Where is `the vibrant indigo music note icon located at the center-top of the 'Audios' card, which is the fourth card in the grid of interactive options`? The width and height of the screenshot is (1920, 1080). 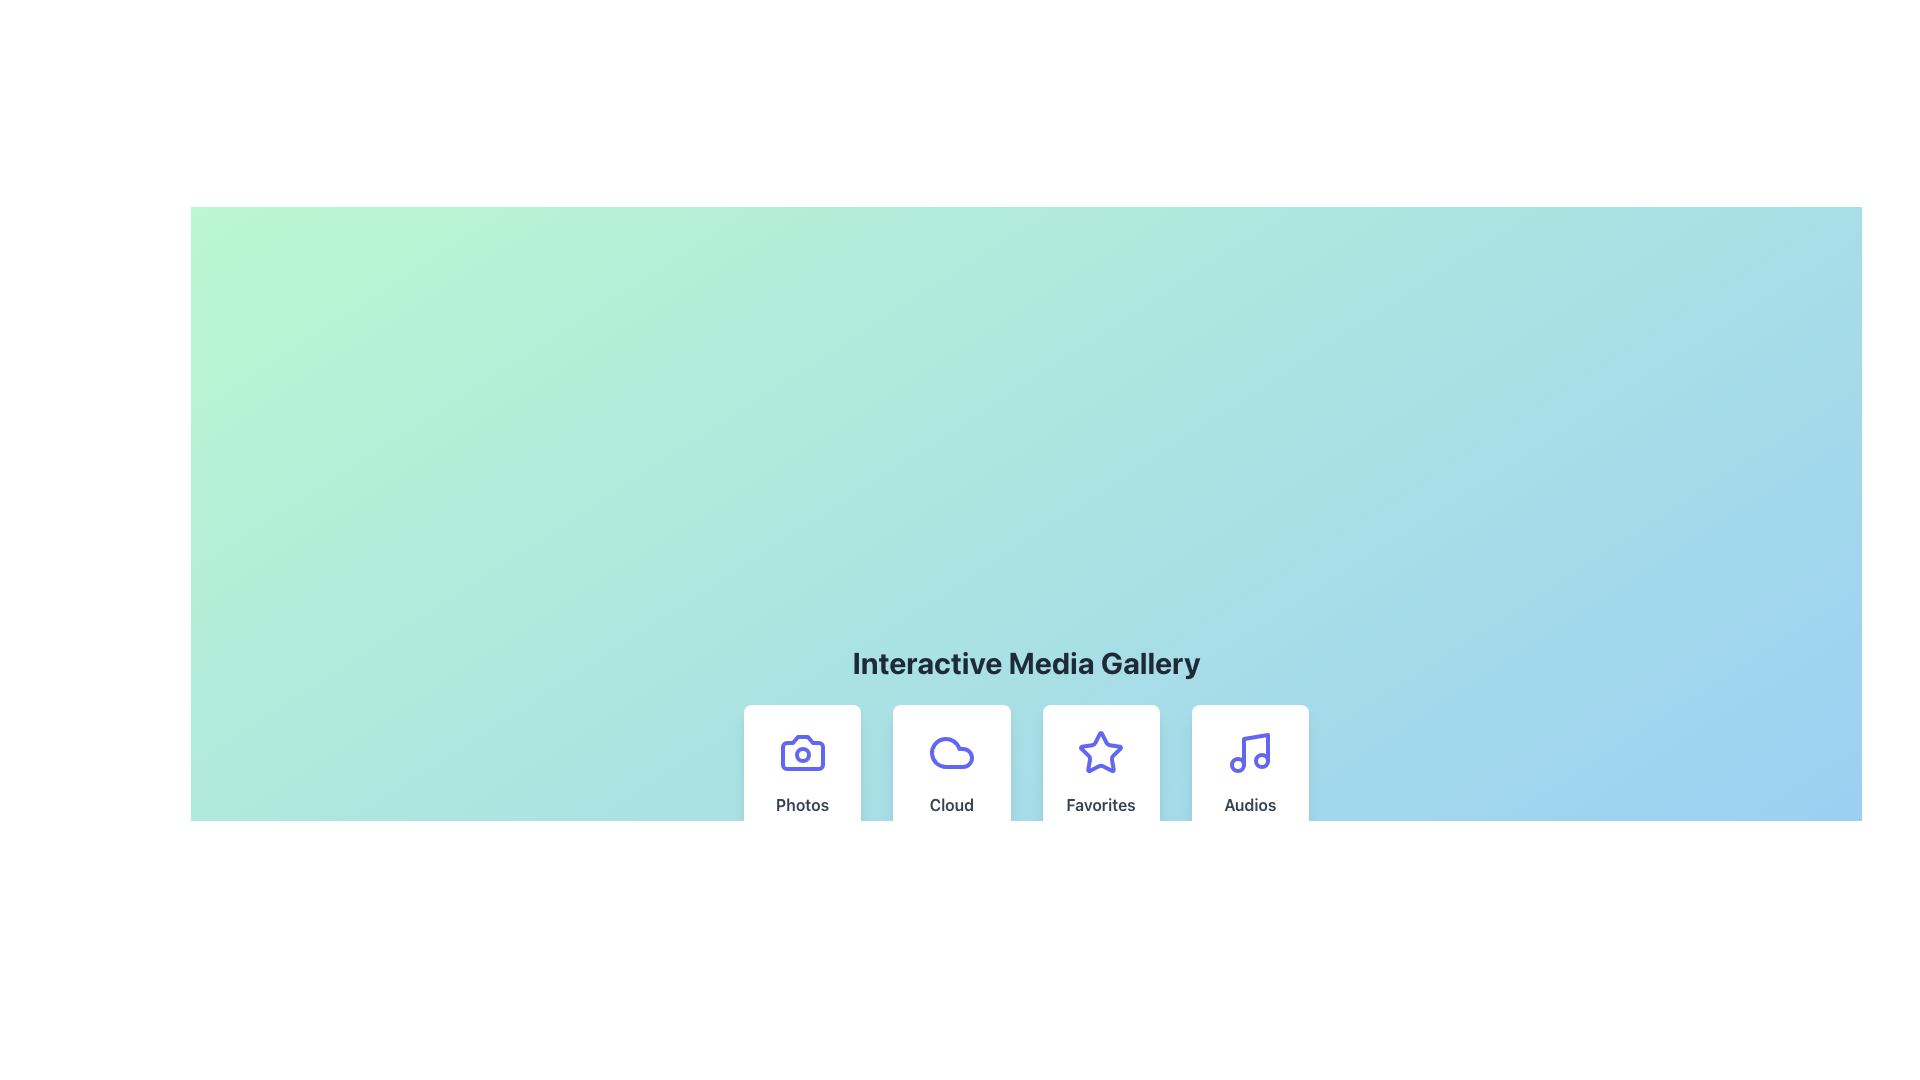
the vibrant indigo music note icon located at the center-top of the 'Audios' card, which is the fourth card in the grid of interactive options is located at coordinates (1249, 752).